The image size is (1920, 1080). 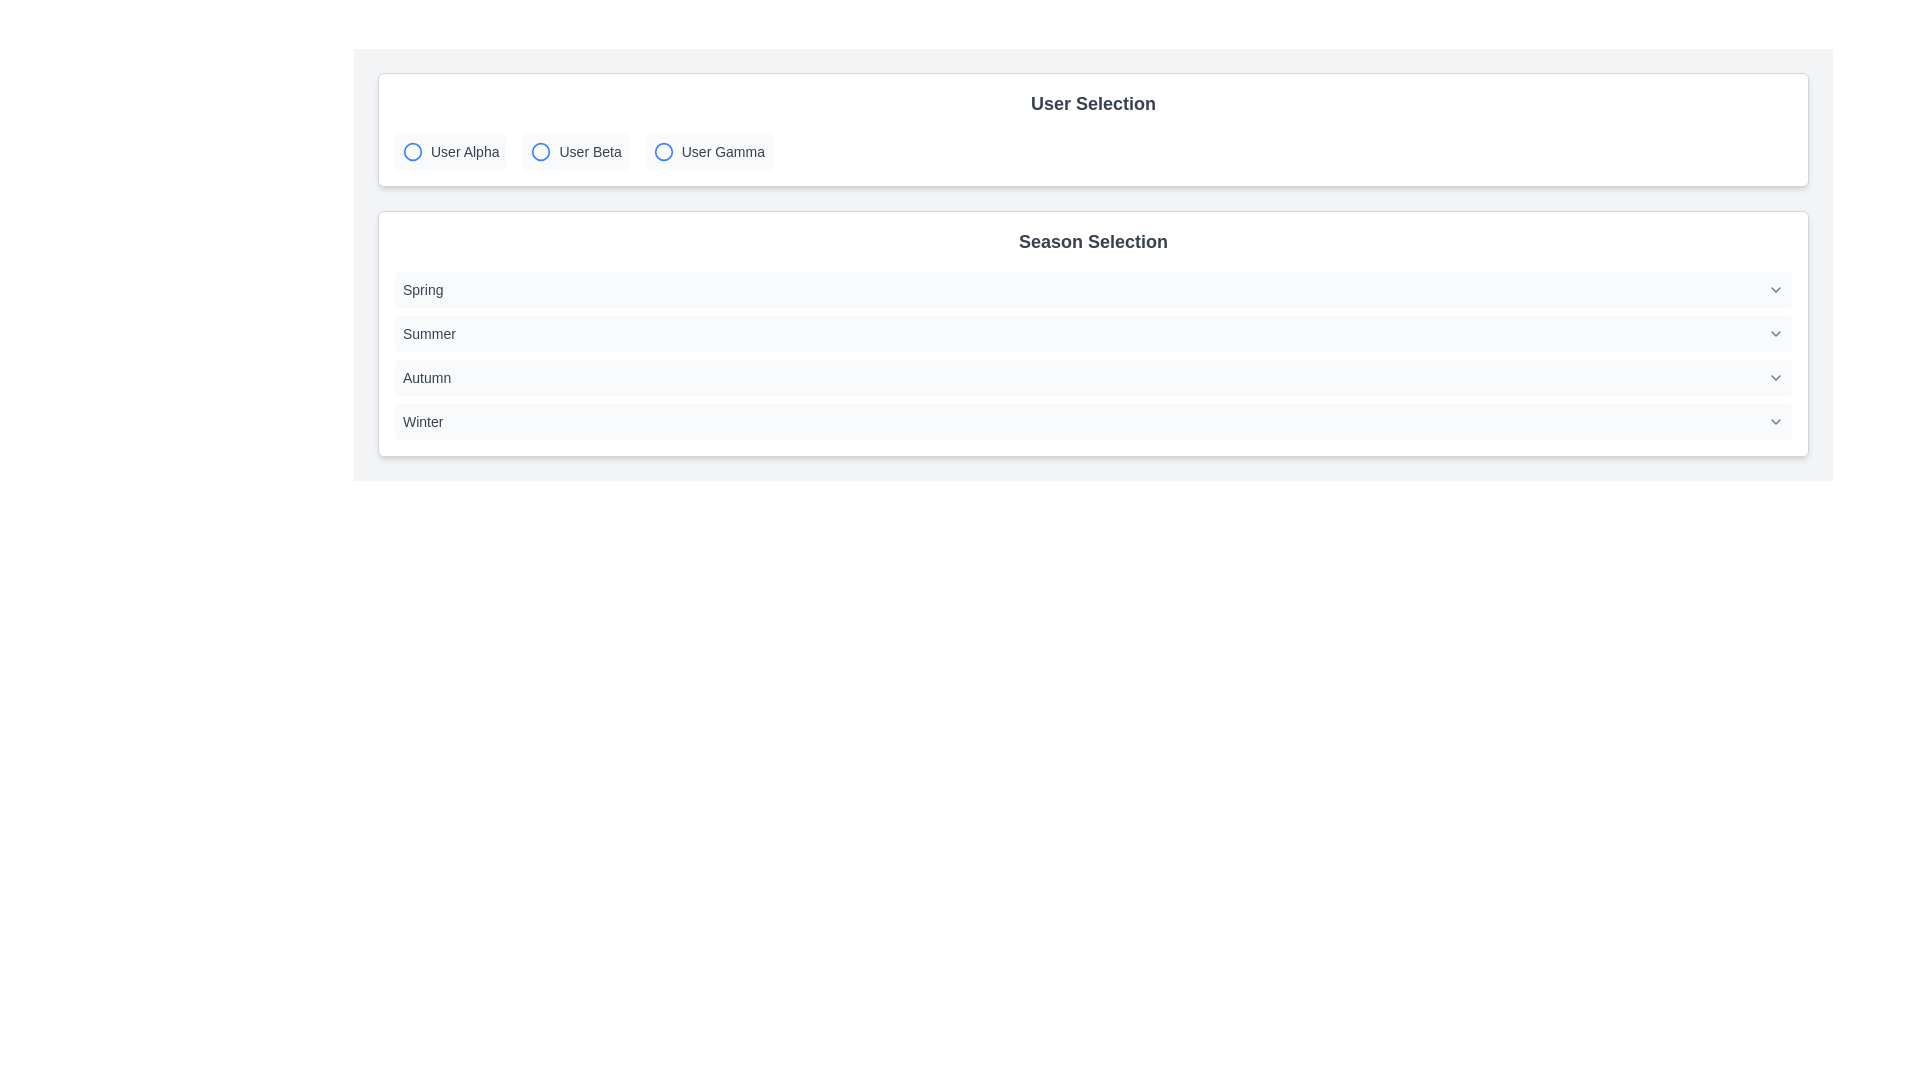 I want to click on the downward-pointing chevron icon, styled in gray, located to the right of the 'Autumn' label in the 'Season Selection' section, so click(x=1776, y=378).